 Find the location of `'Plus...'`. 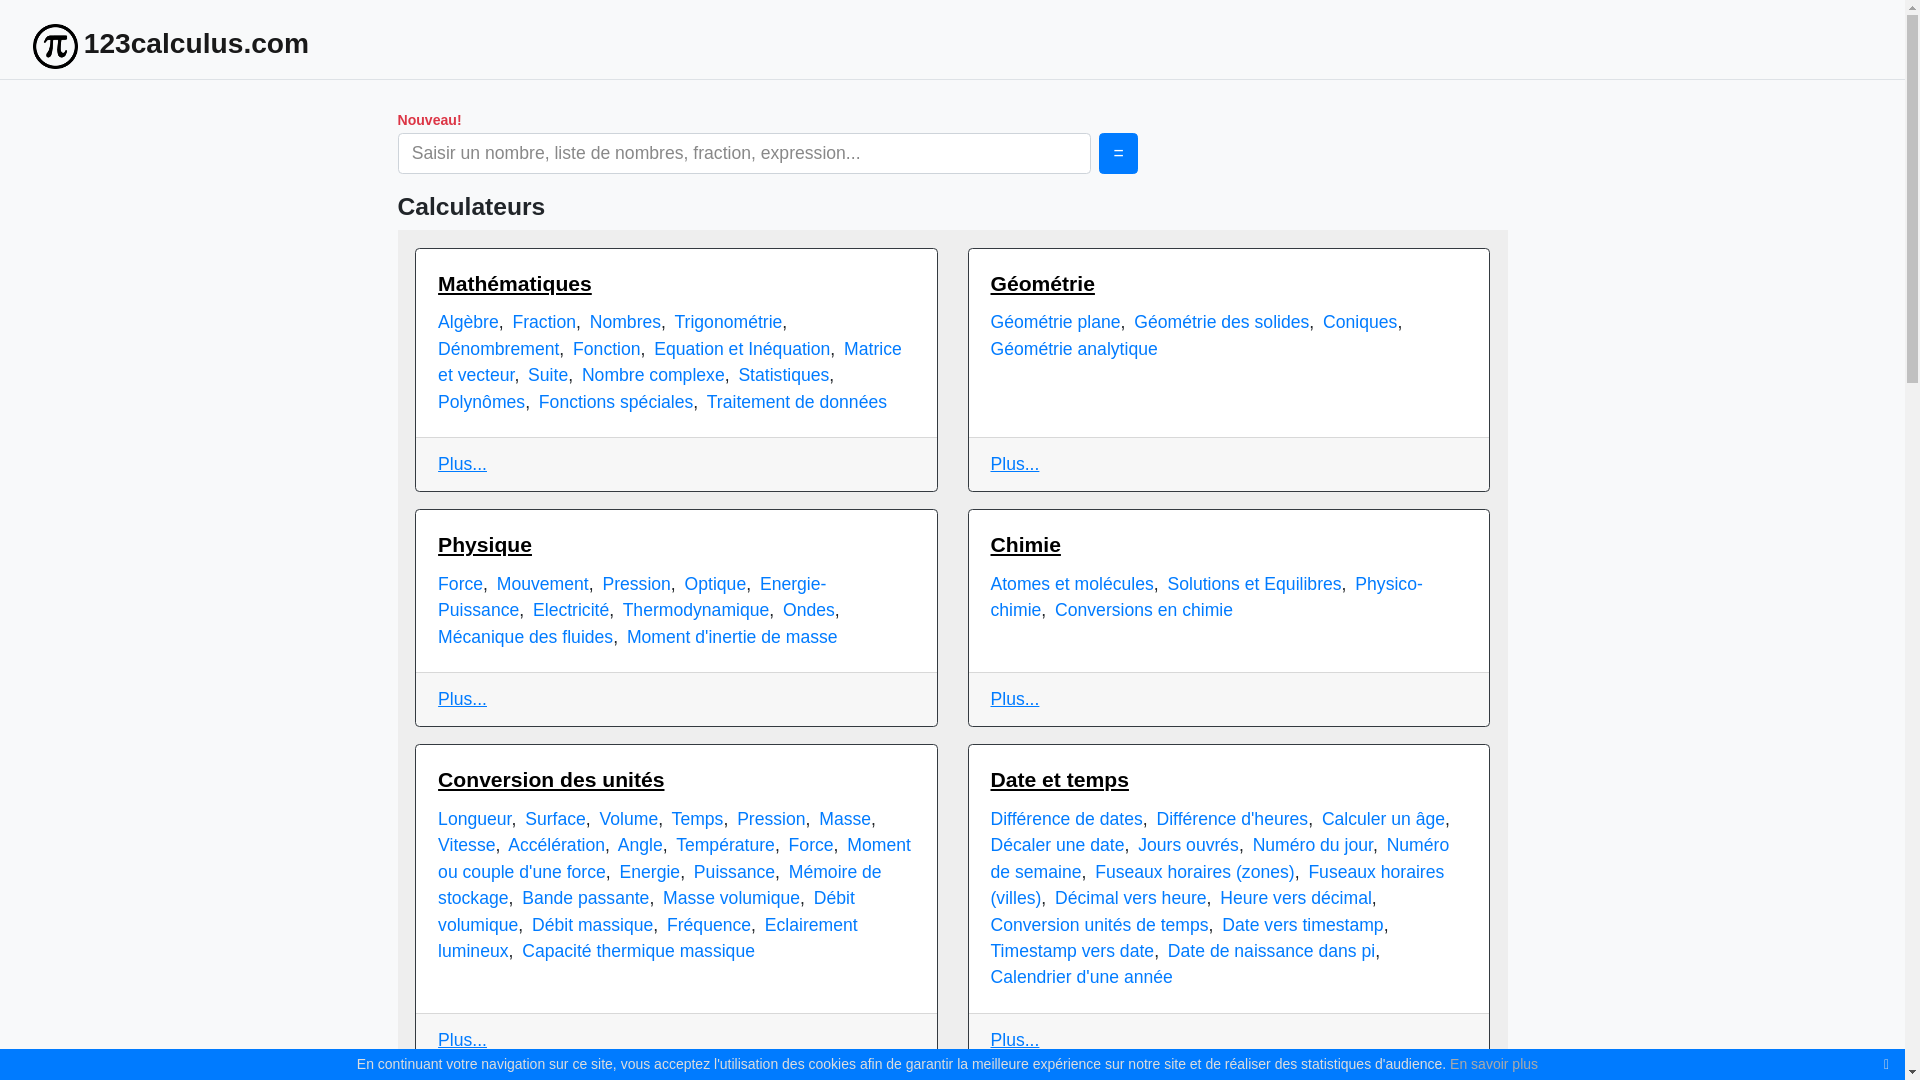

'Plus...' is located at coordinates (461, 463).